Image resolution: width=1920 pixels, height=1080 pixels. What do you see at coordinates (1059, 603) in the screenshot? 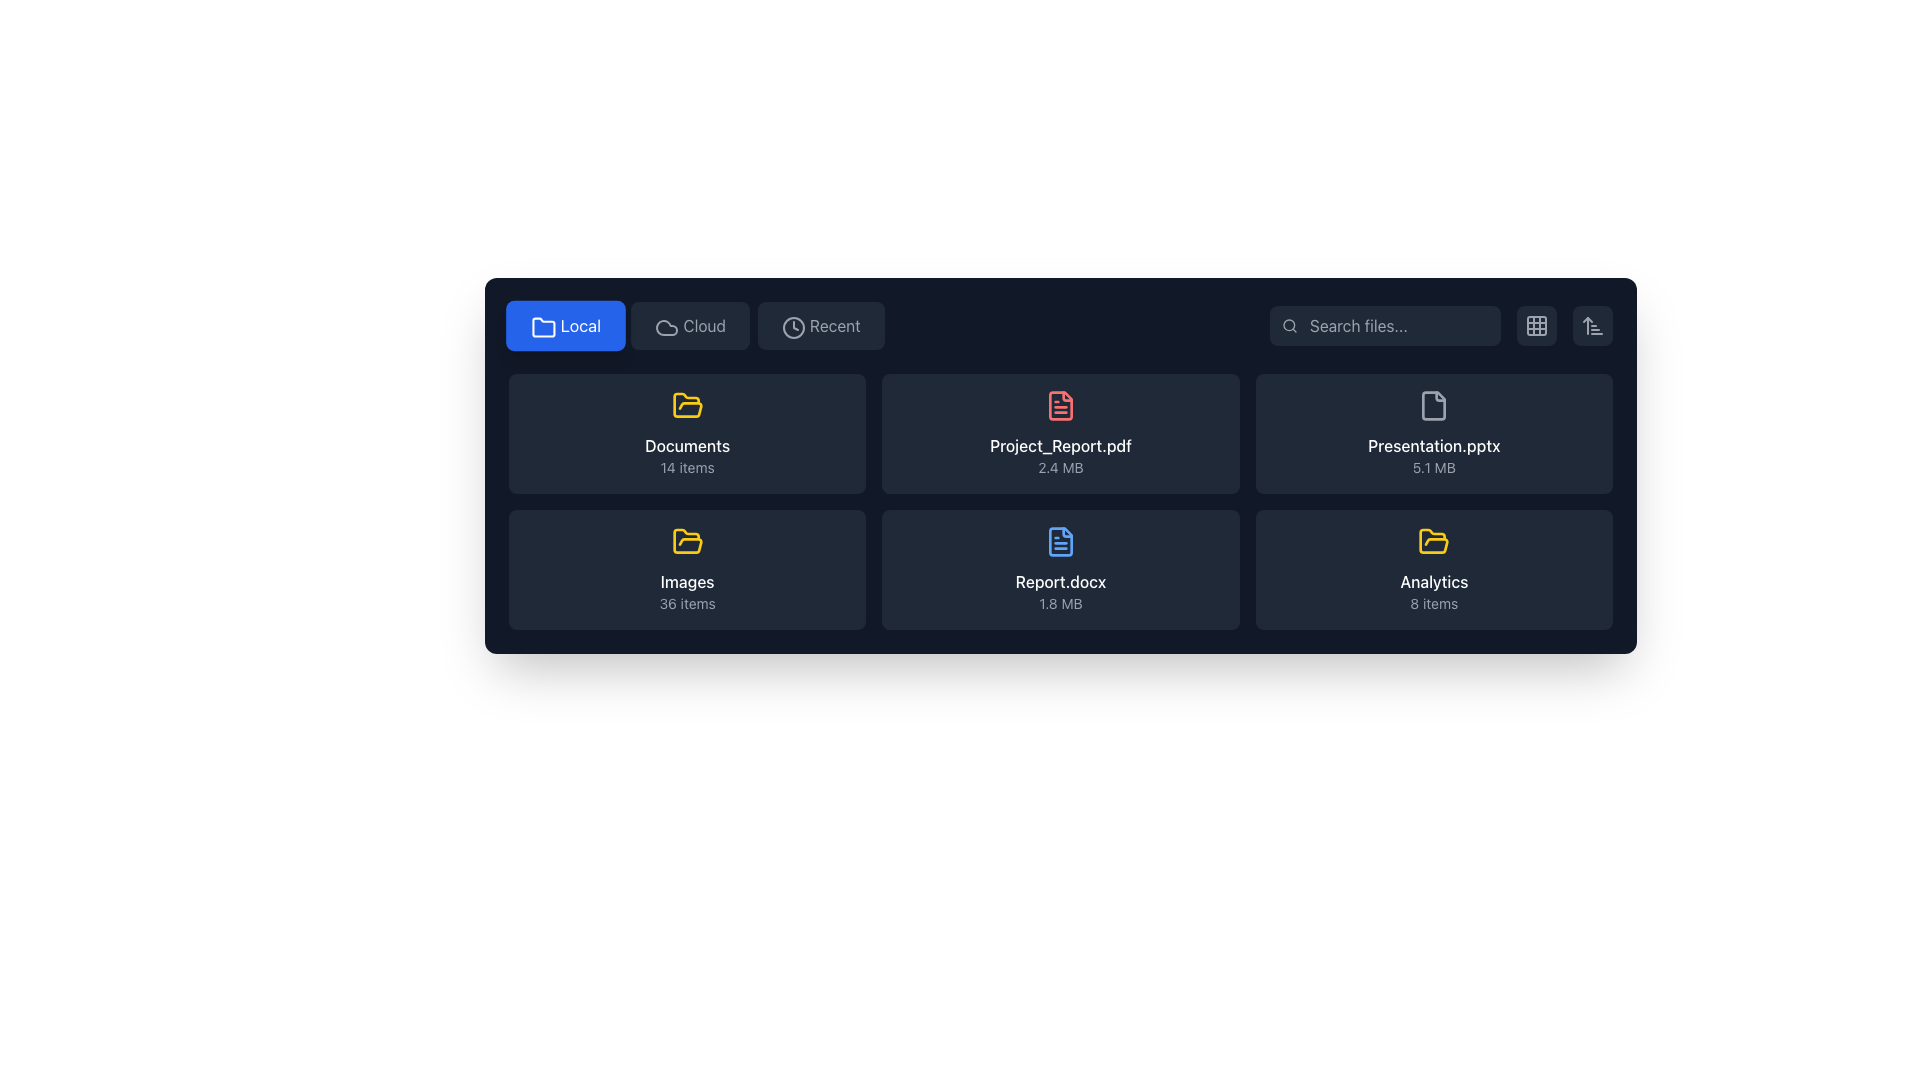
I see `the label displaying '1.8 MB' in light gray, located beneath 'Report.docx' in the file card grid layout` at bounding box center [1059, 603].